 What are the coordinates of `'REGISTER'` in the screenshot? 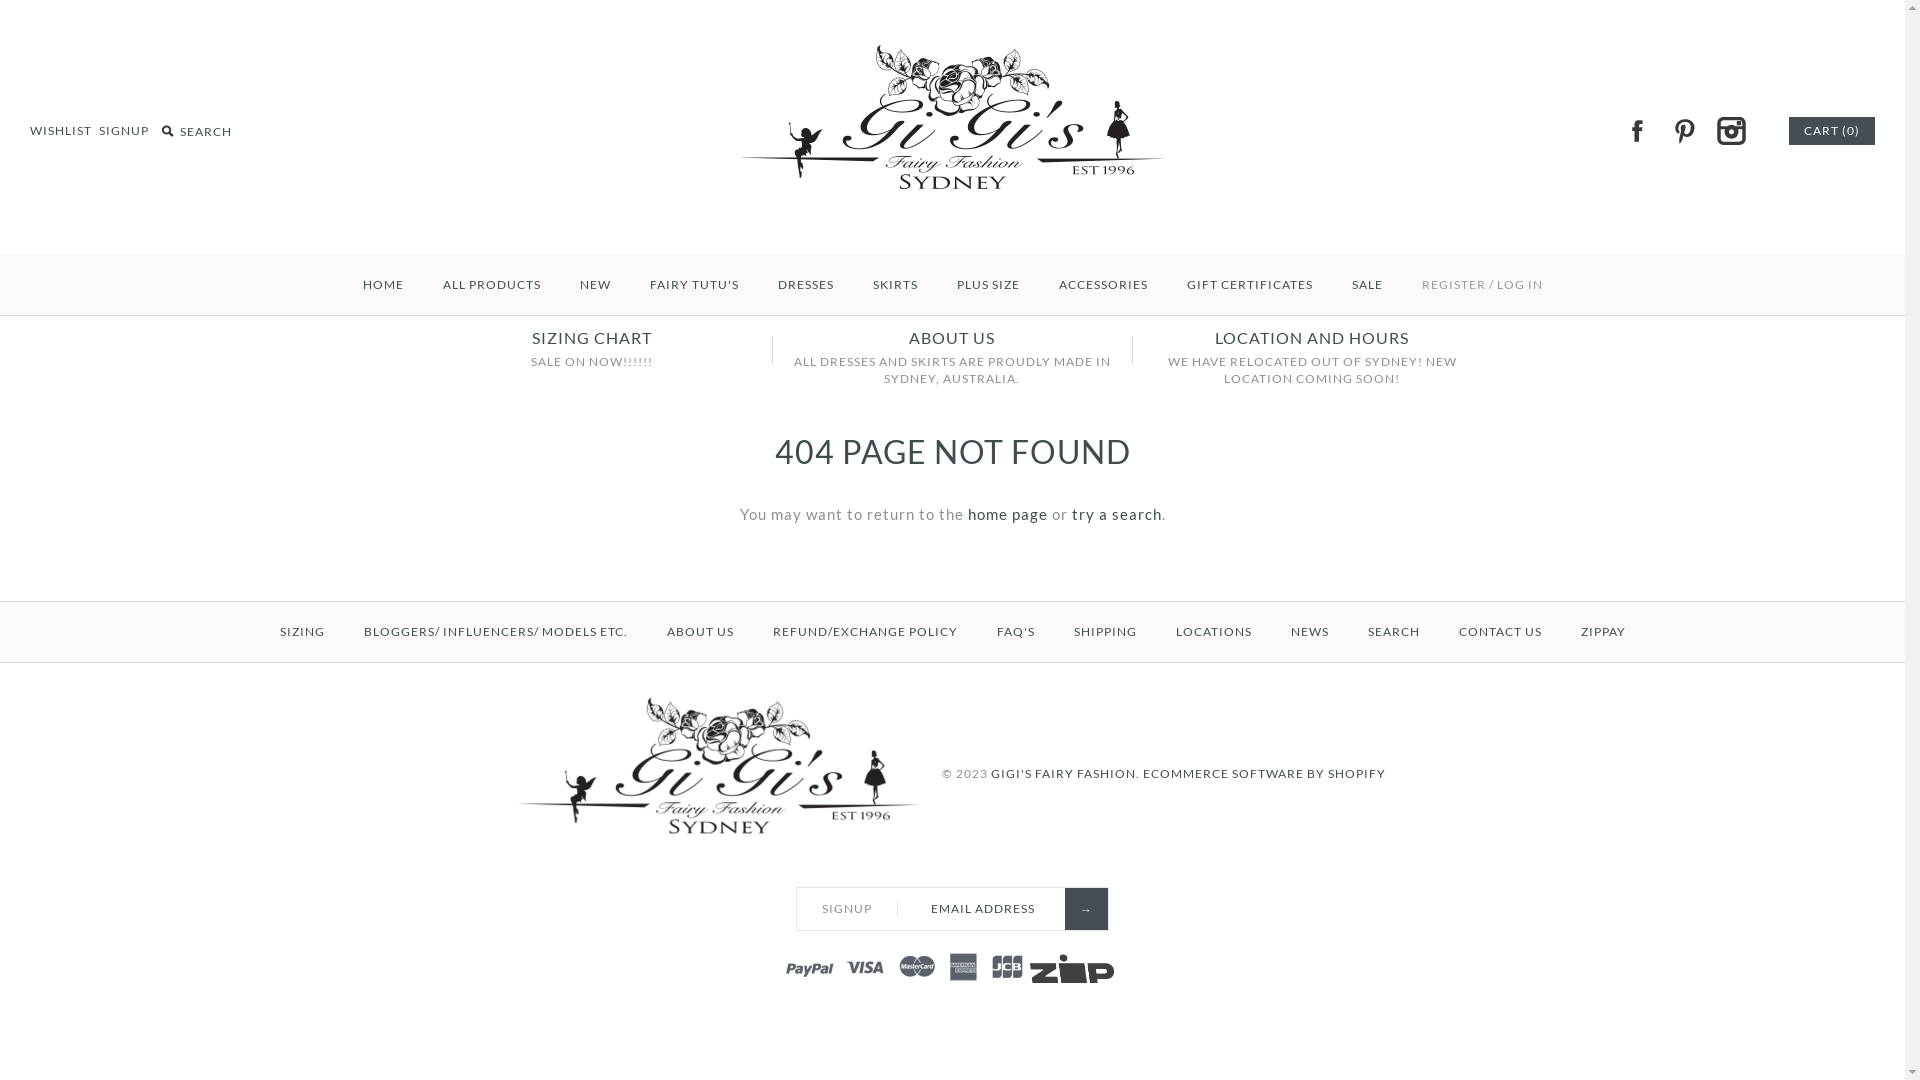 It's located at (1454, 285).